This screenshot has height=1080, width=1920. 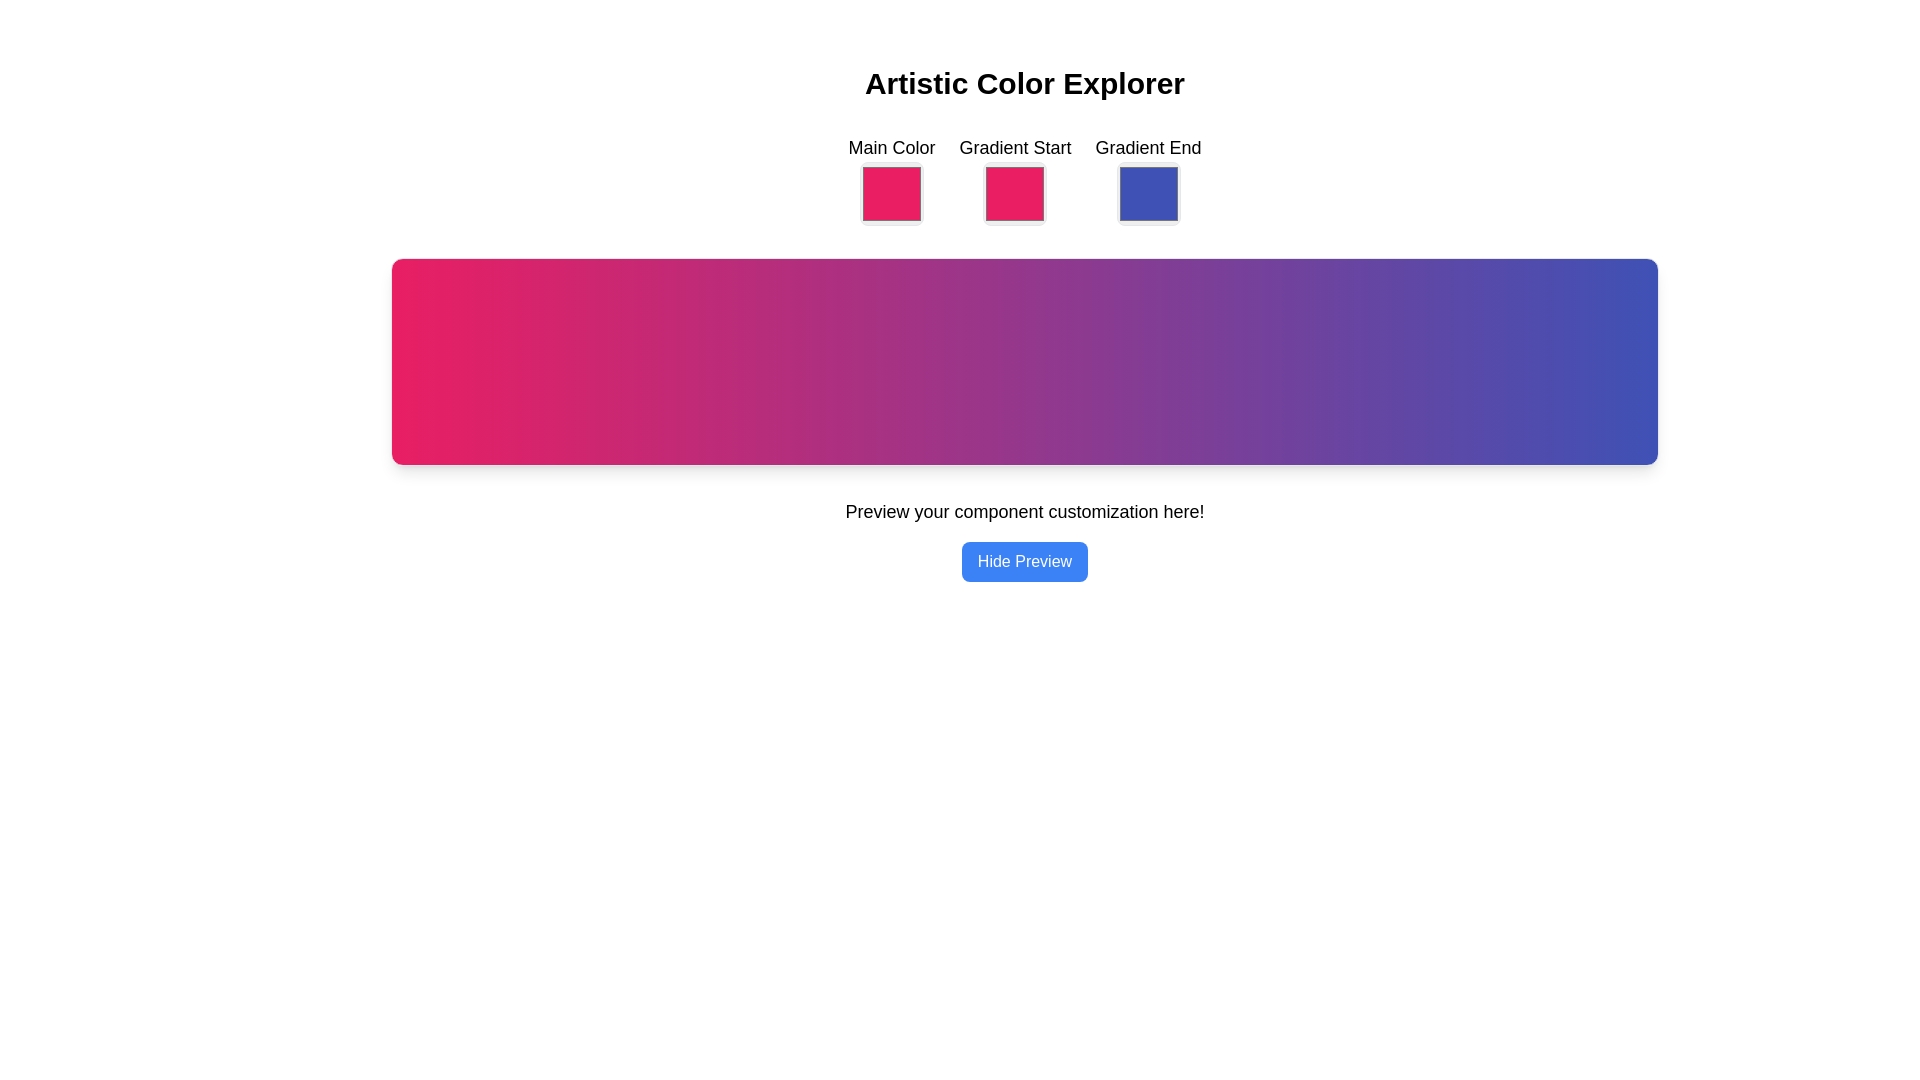 I want to click on the label displaying 'Gradient End', which is a larger, bold text element located above a blue color swatch in the UI, so click(x=1148, y=146).